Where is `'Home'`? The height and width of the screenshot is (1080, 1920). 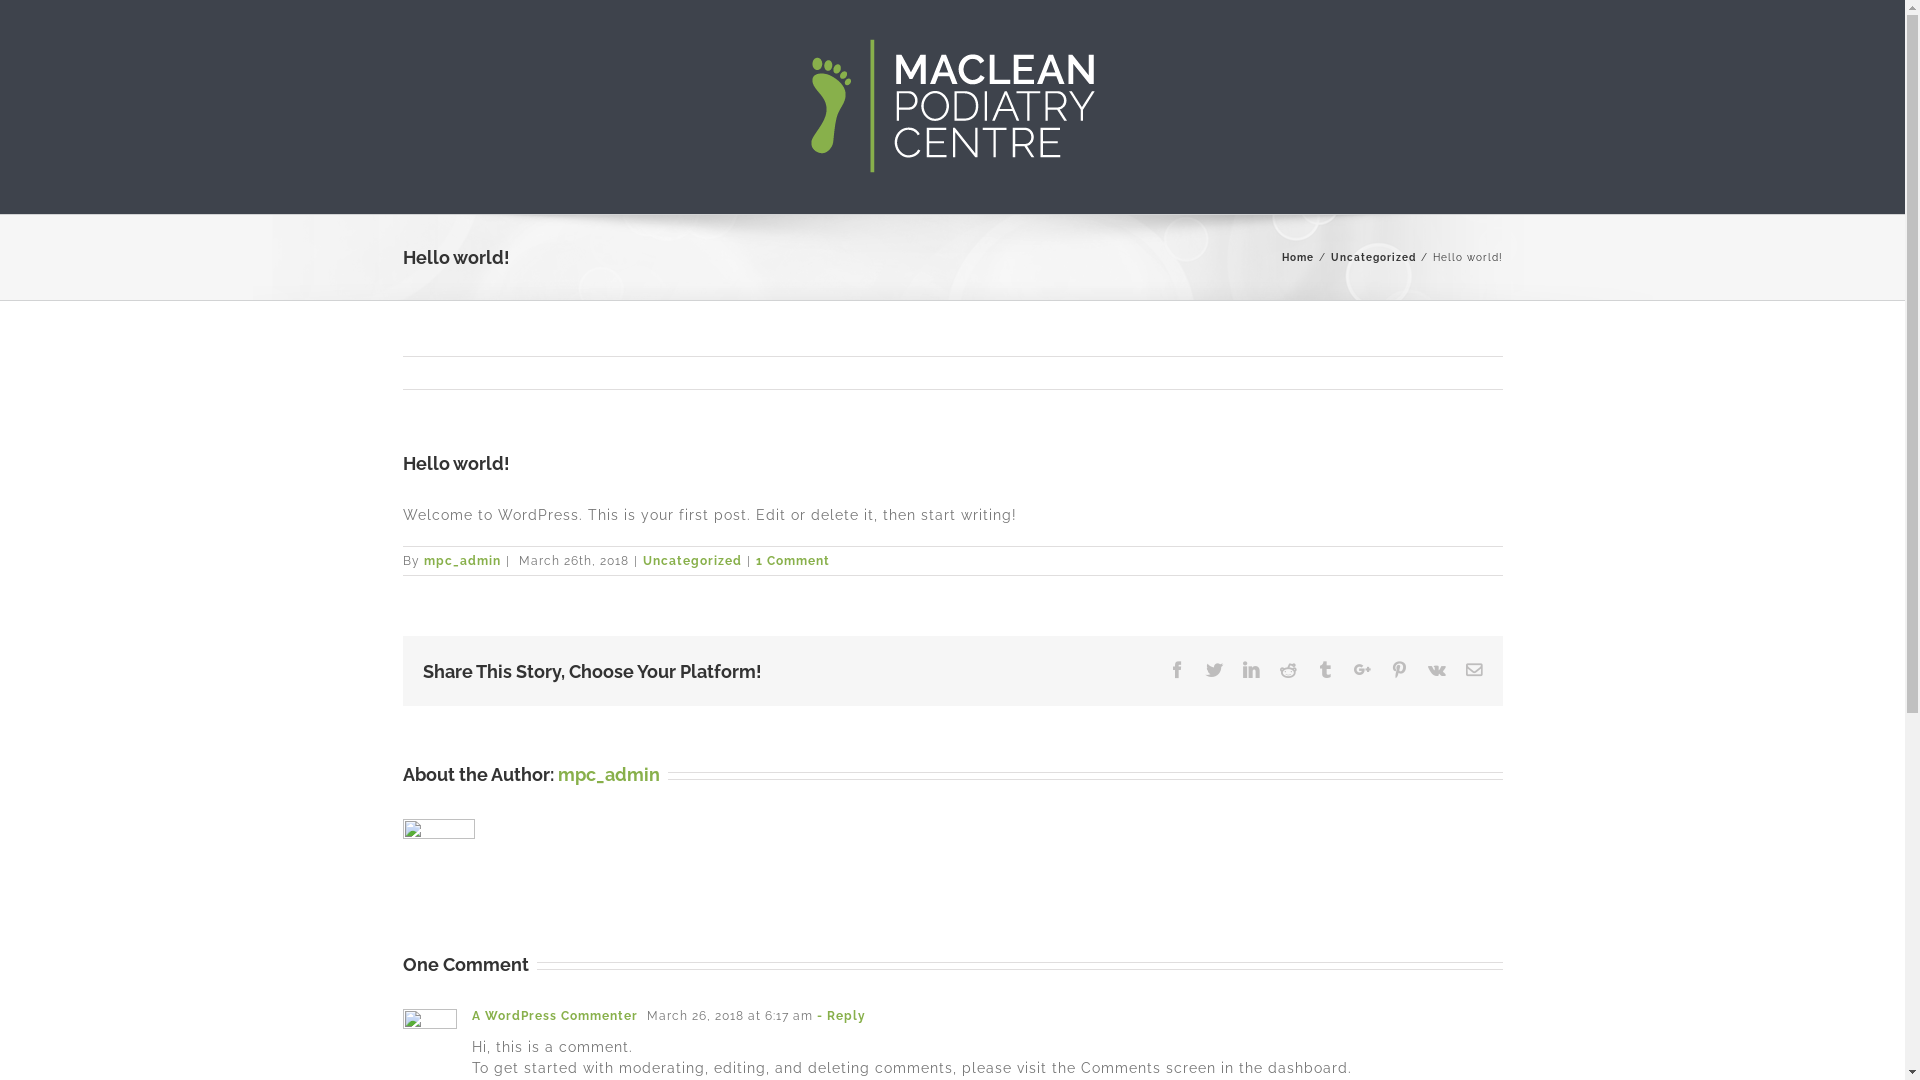 'Home' is located at coordinates (1281, 256).